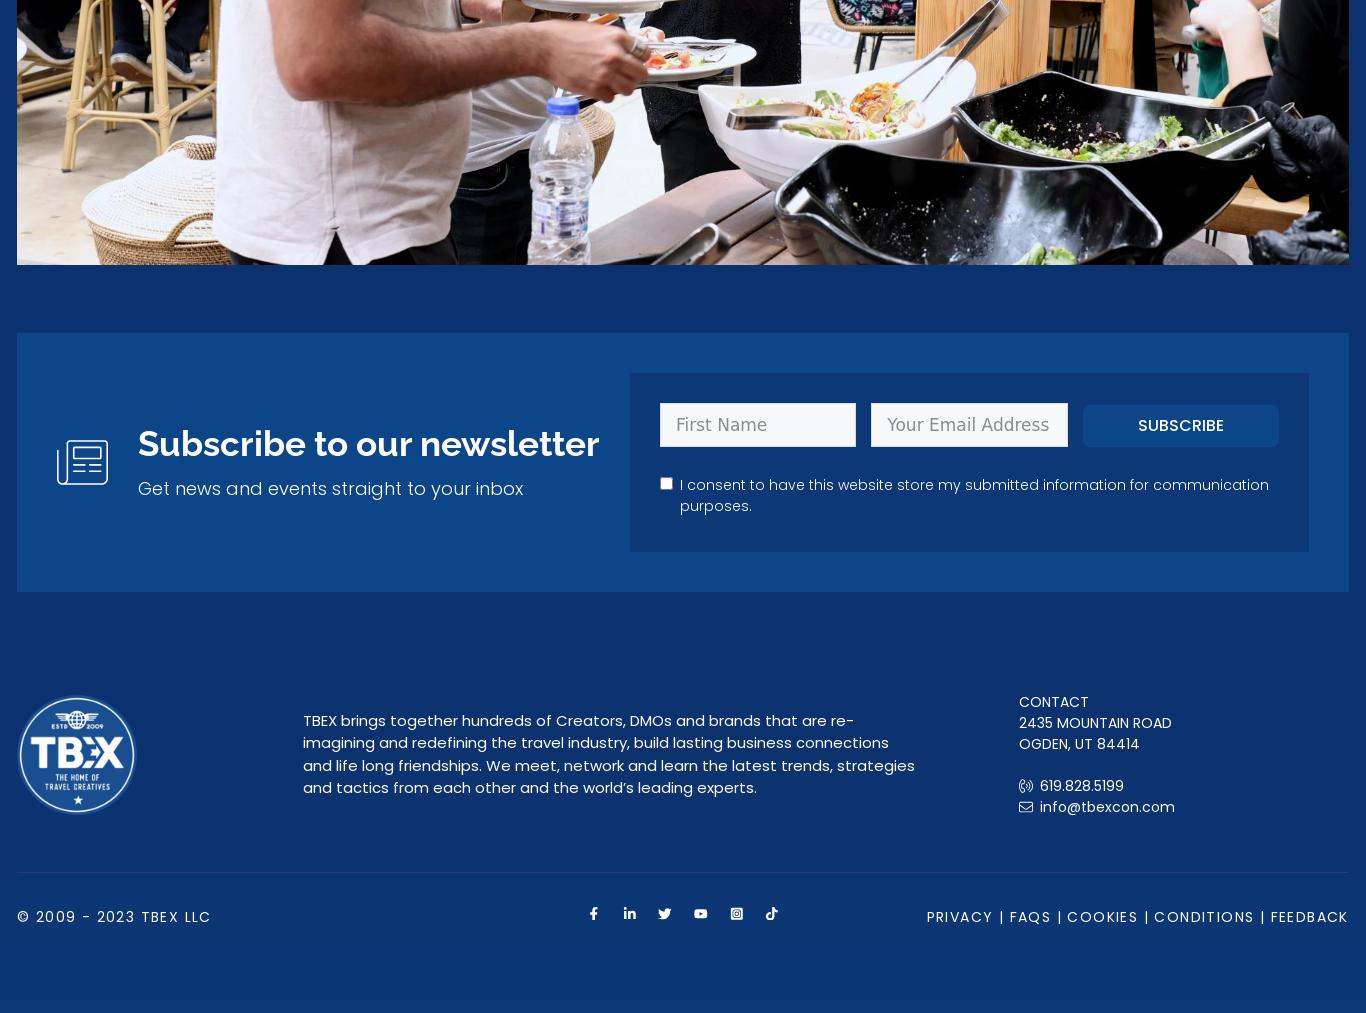  Describe the element at coordinates (1081, 784) in the screenshot. I see `'619.828.5199'` at that location.